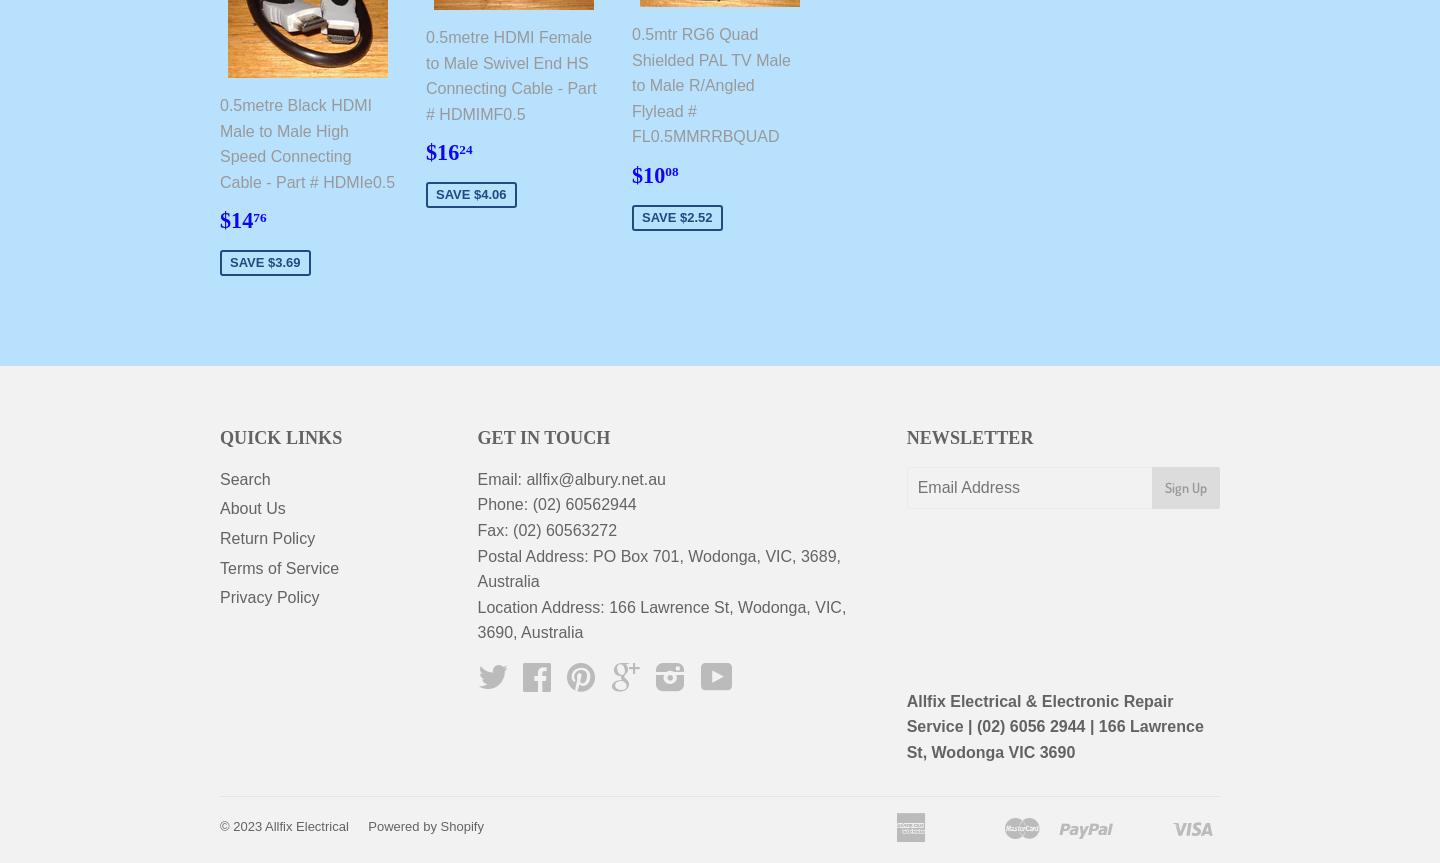 The image size is (1440, 863). Describe the element at coordinates (436, 194) in the screenshot. I see `'Save $4.06'` at that location.